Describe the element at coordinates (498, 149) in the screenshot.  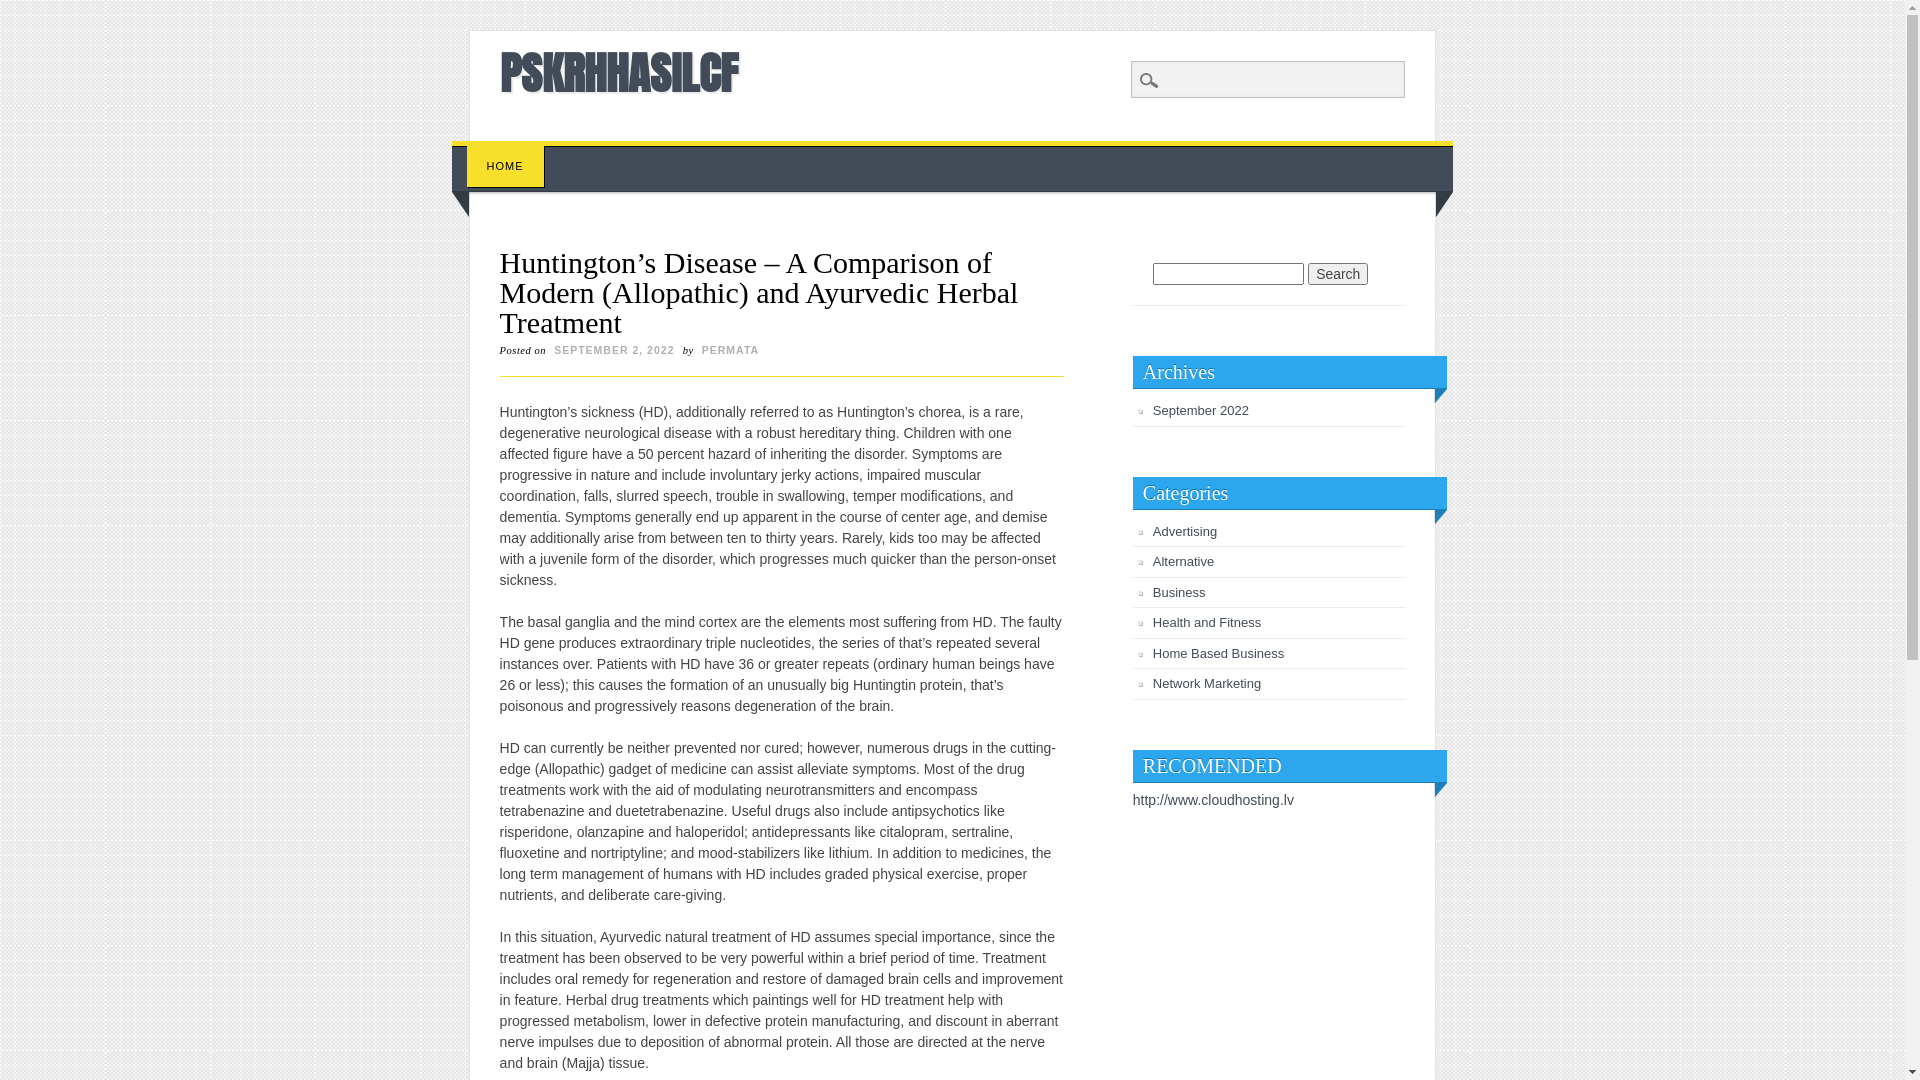
I see `'Skip to content'` at that location.